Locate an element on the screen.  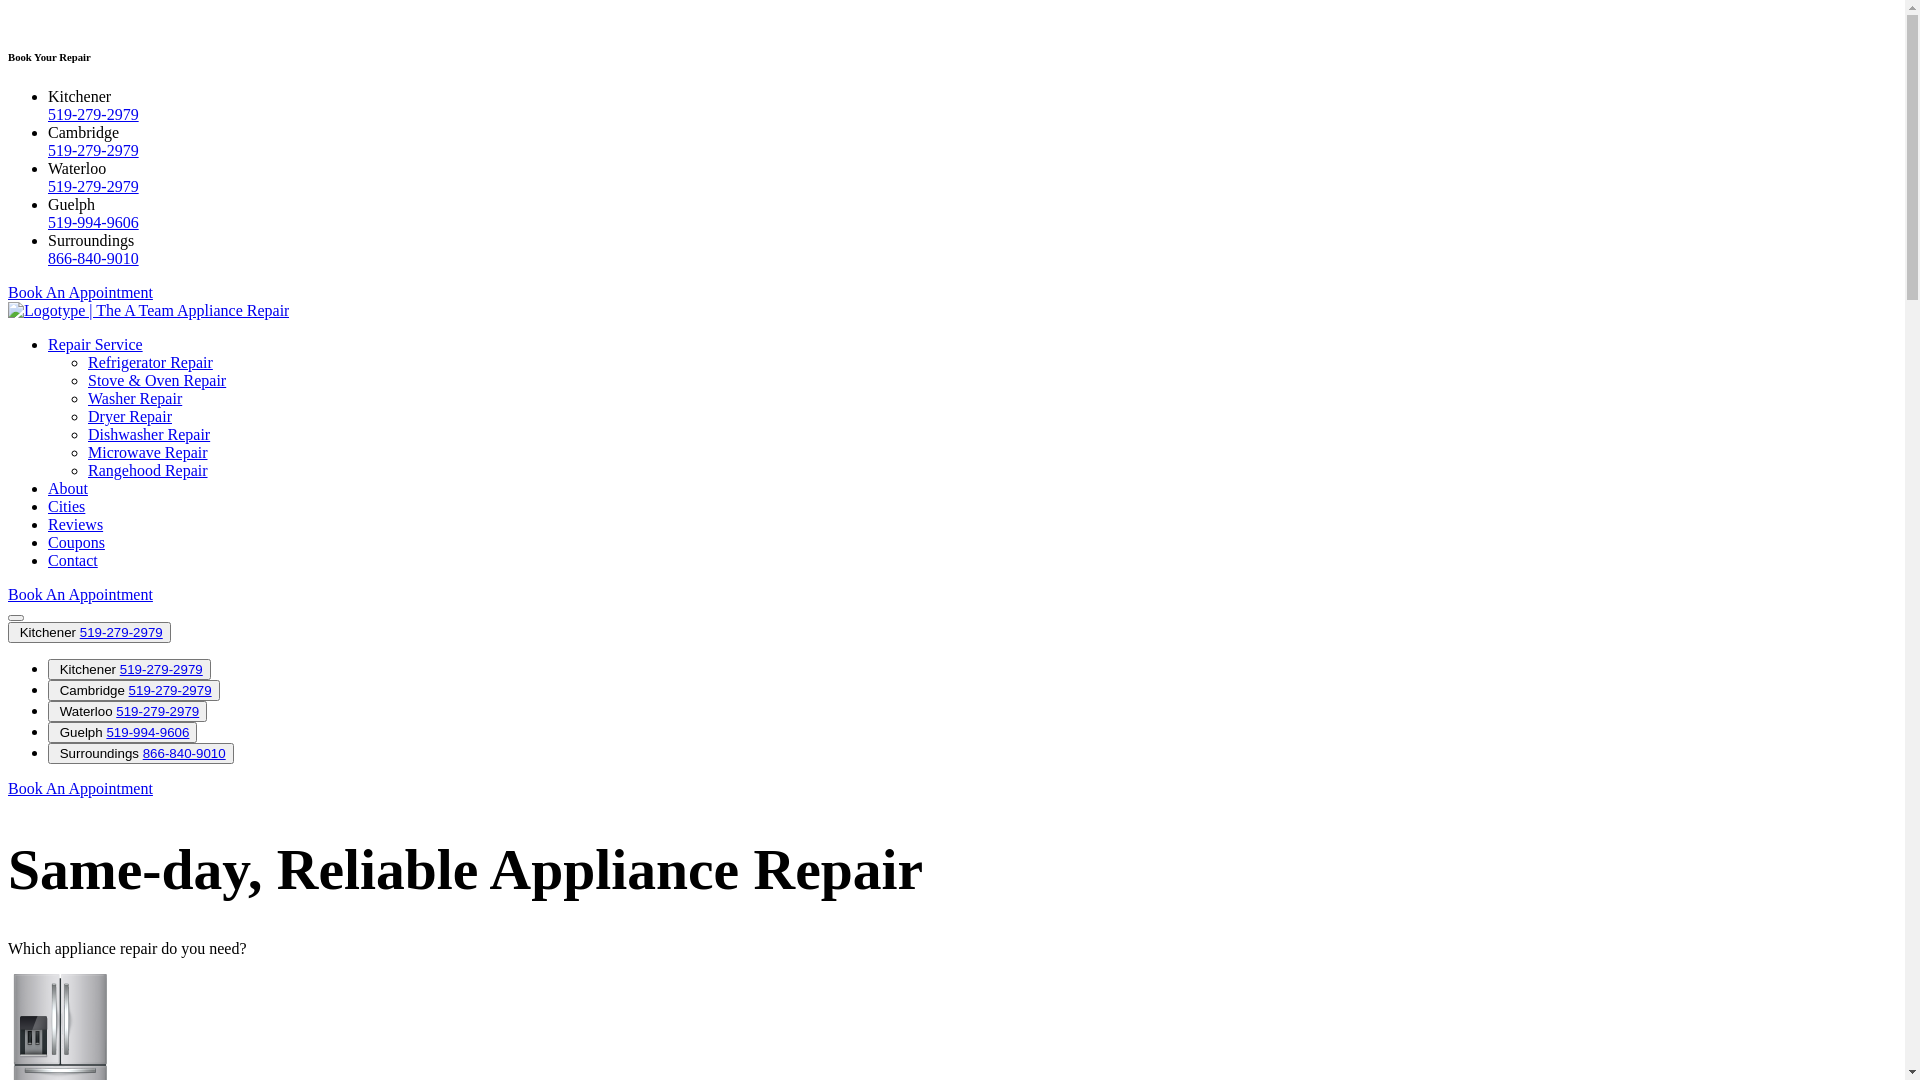
'Contact' is located at coordinates (48, 560).